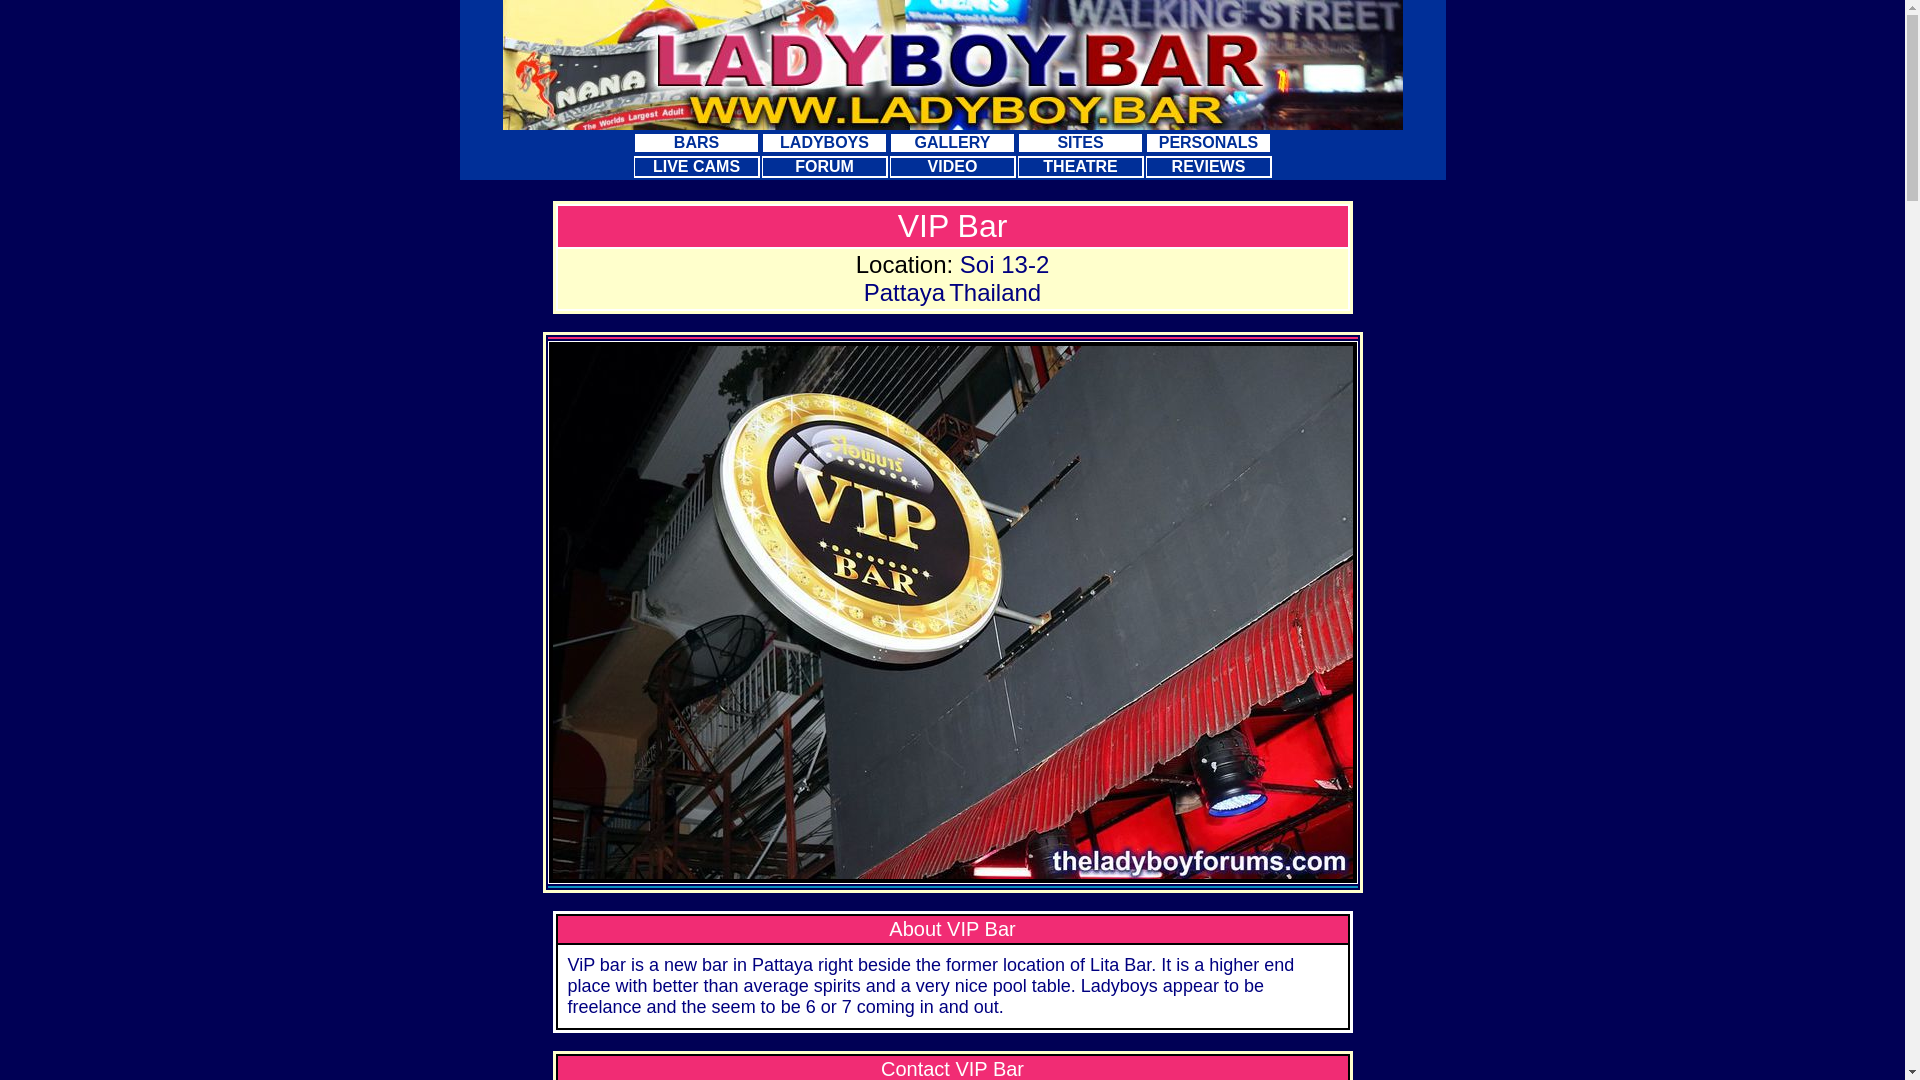  I want to click on 'LIVE CAMS', so click(696, 165).